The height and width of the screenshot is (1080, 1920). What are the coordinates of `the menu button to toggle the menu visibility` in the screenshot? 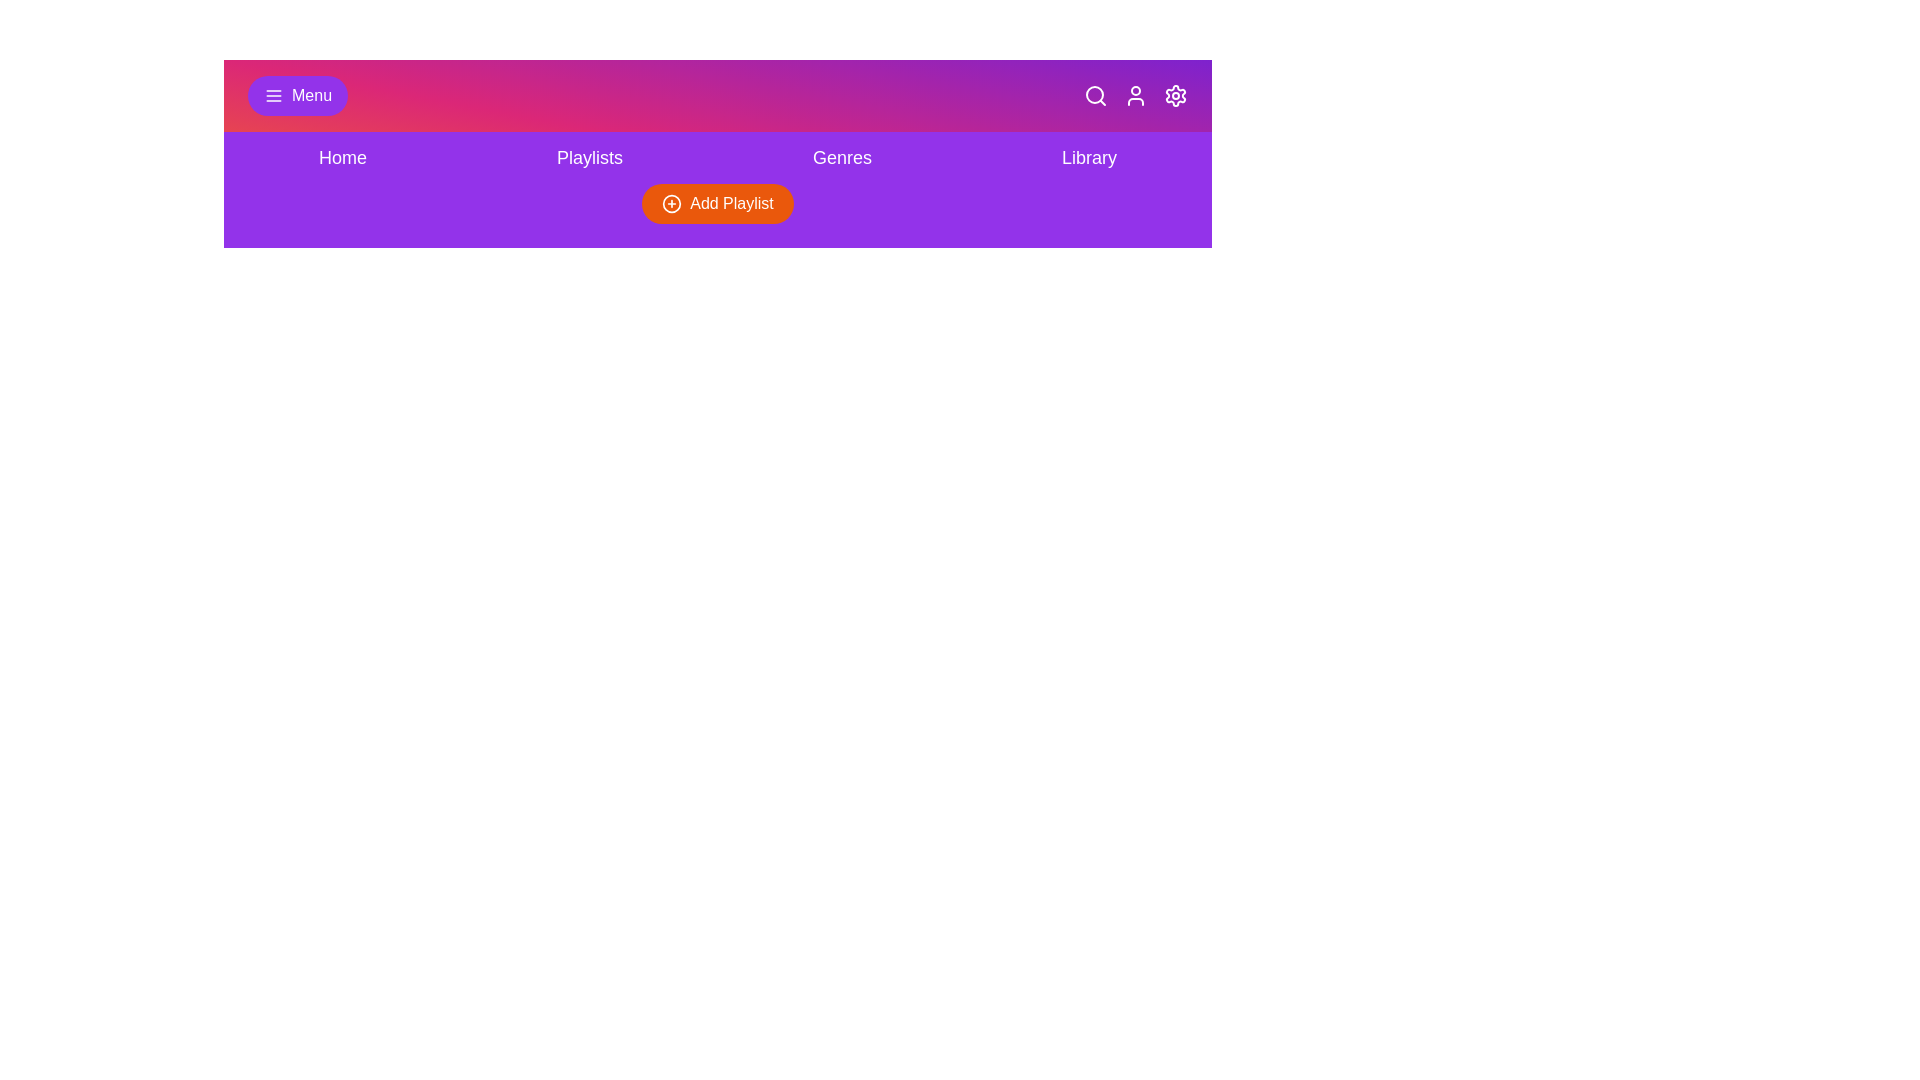 It's located at (296, 96).